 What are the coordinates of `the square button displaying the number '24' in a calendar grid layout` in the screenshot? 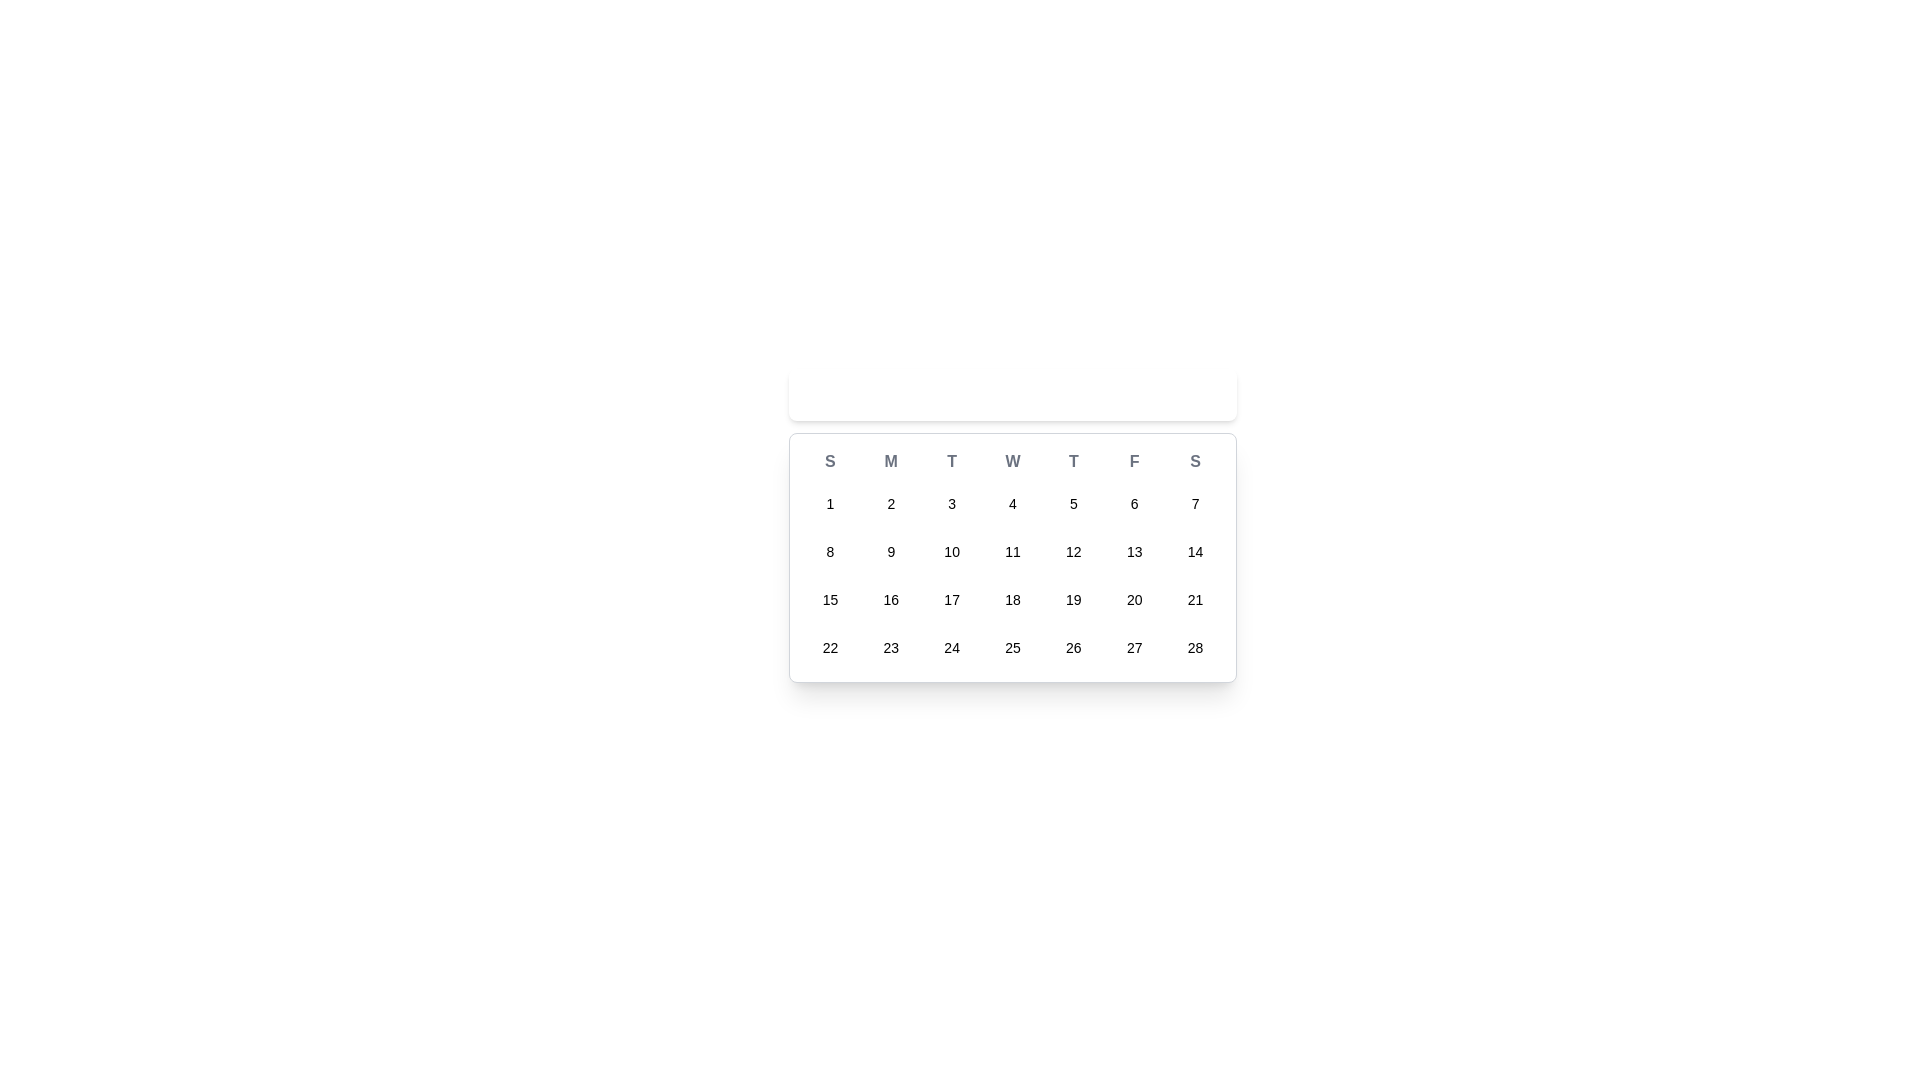 It's located at (951, 648).